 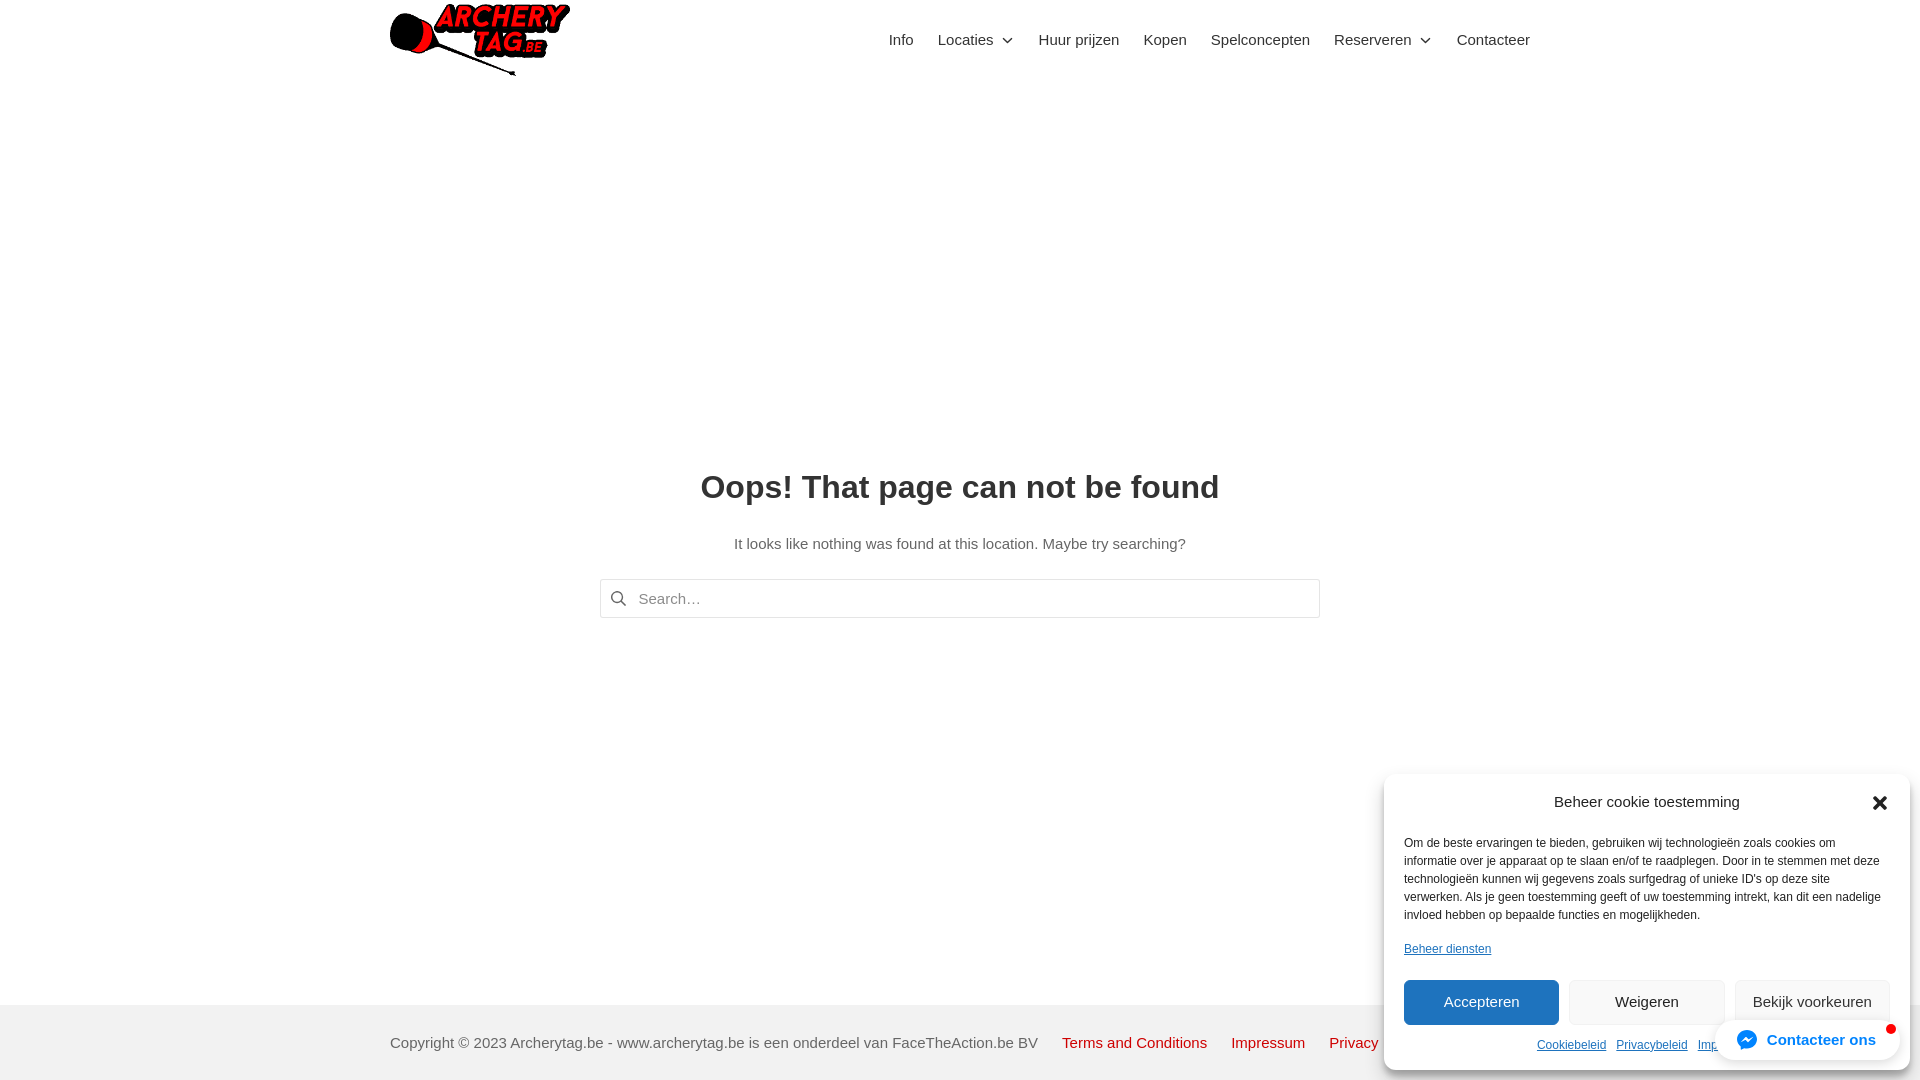 I want to click on 'Privacy Policy', so click(x=1374, y=1041).